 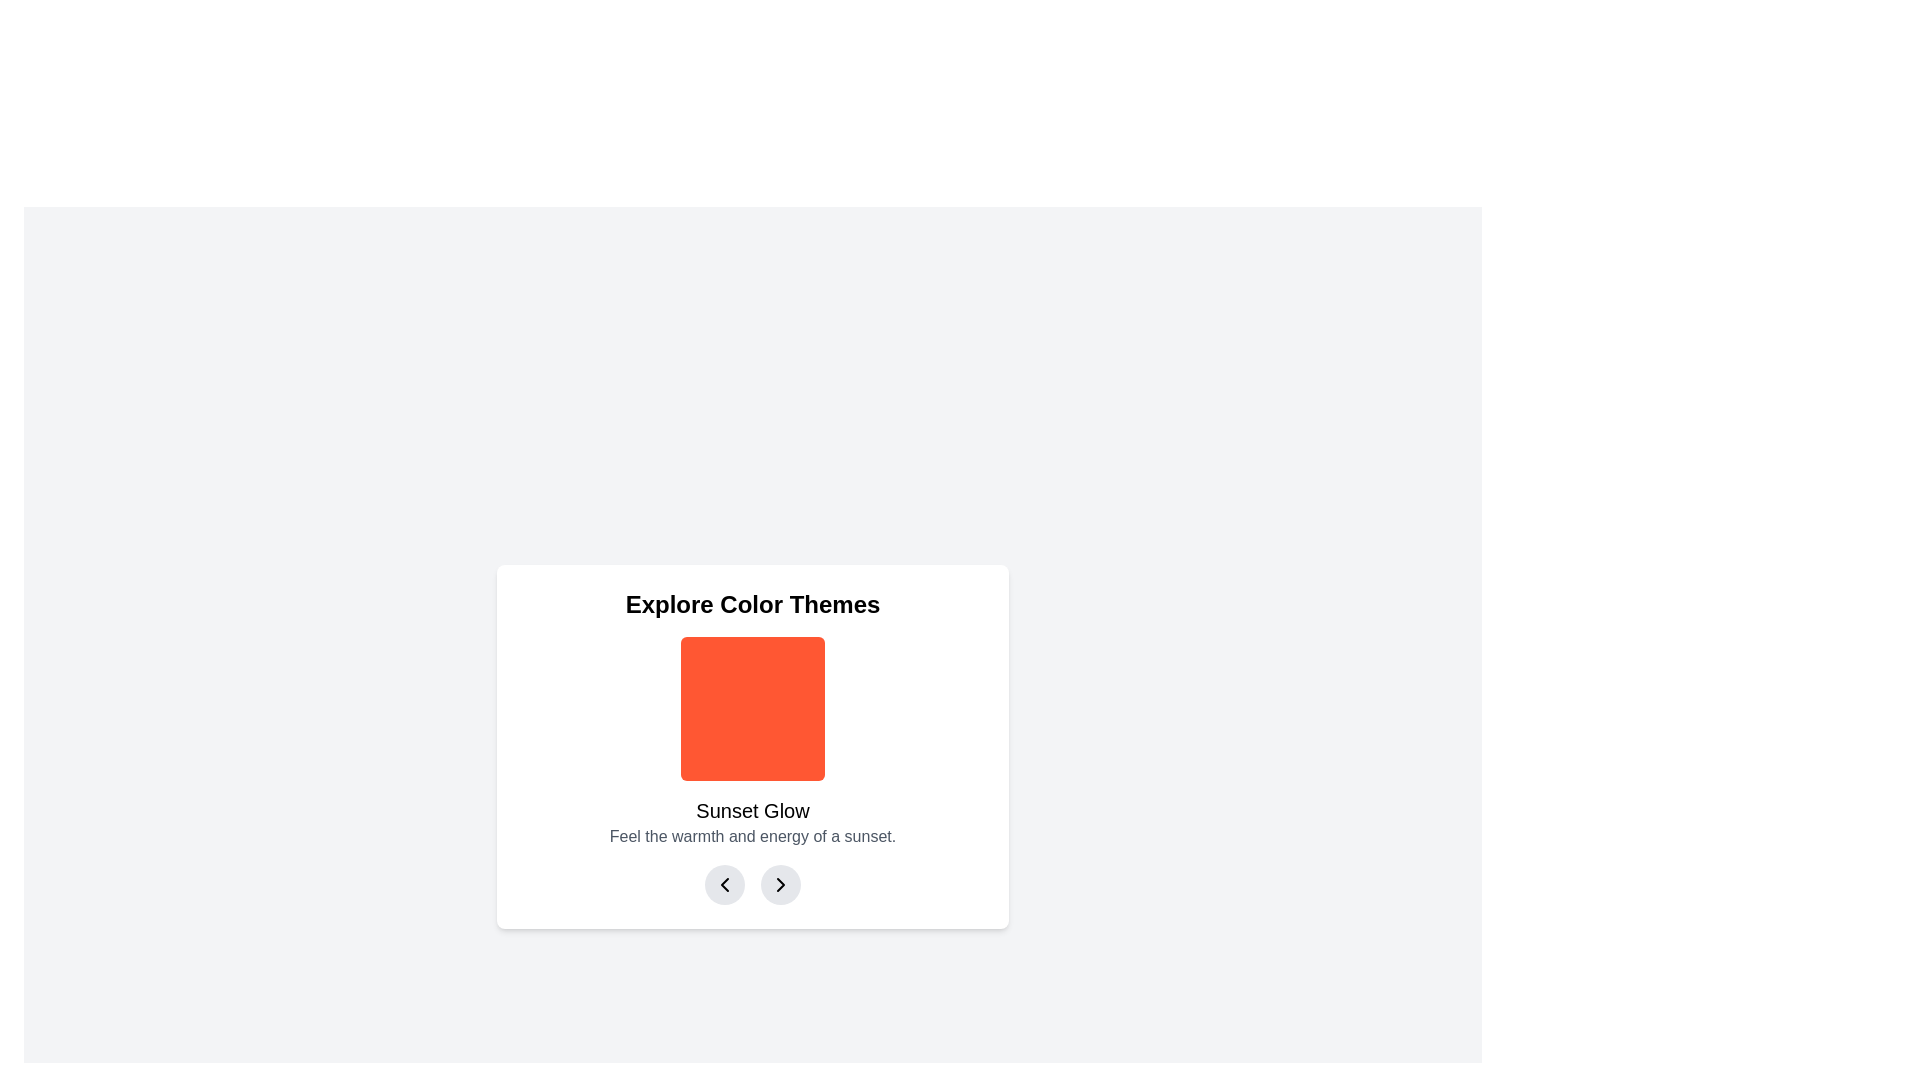 I want to click on the left-pointing chevron SVG icon, which is part of a circular button located beneath the content display and to the left of a similar right-pointing icon, so click(x=723, y=883).